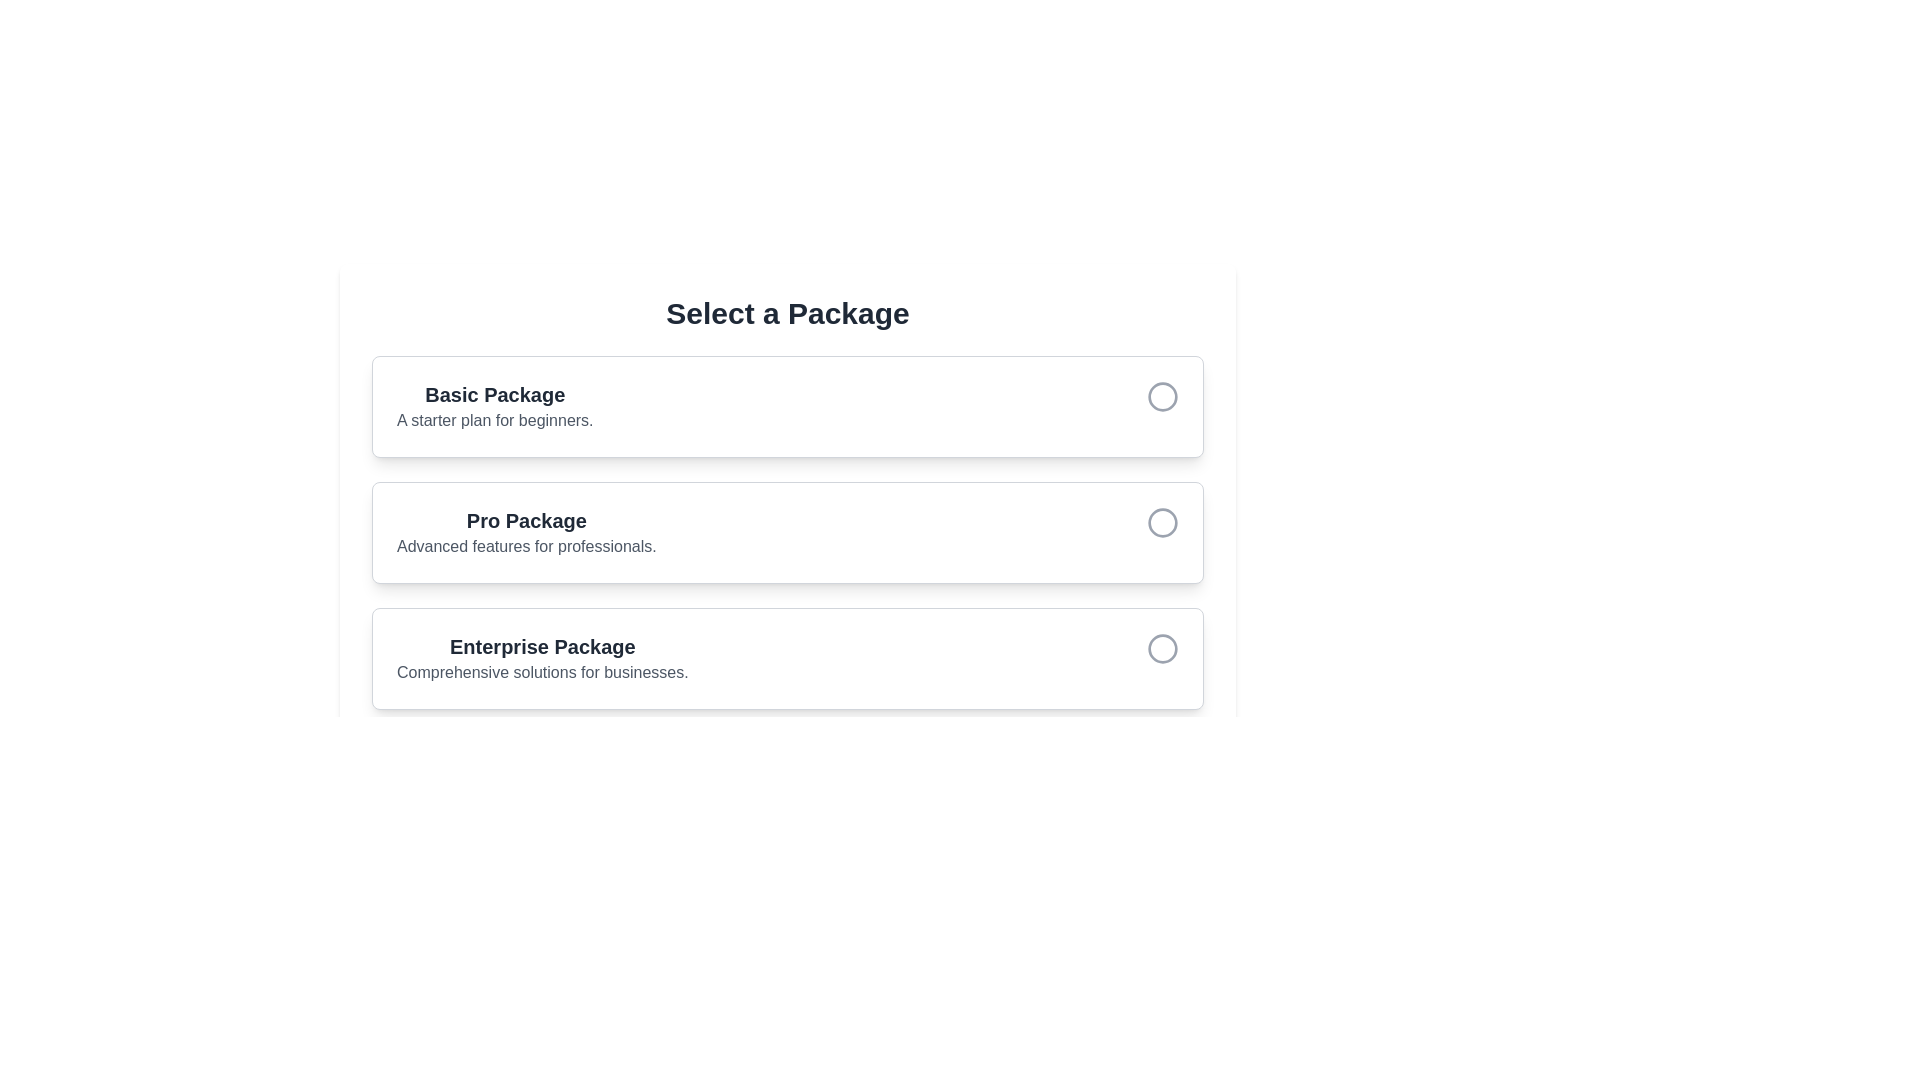  What do you see at coordinates (1162, 648) in the screenshot?
I see `the radio button for the 'Enterprise Package' located at the far right of the third row of package options` at bounding box center [1162, 648].